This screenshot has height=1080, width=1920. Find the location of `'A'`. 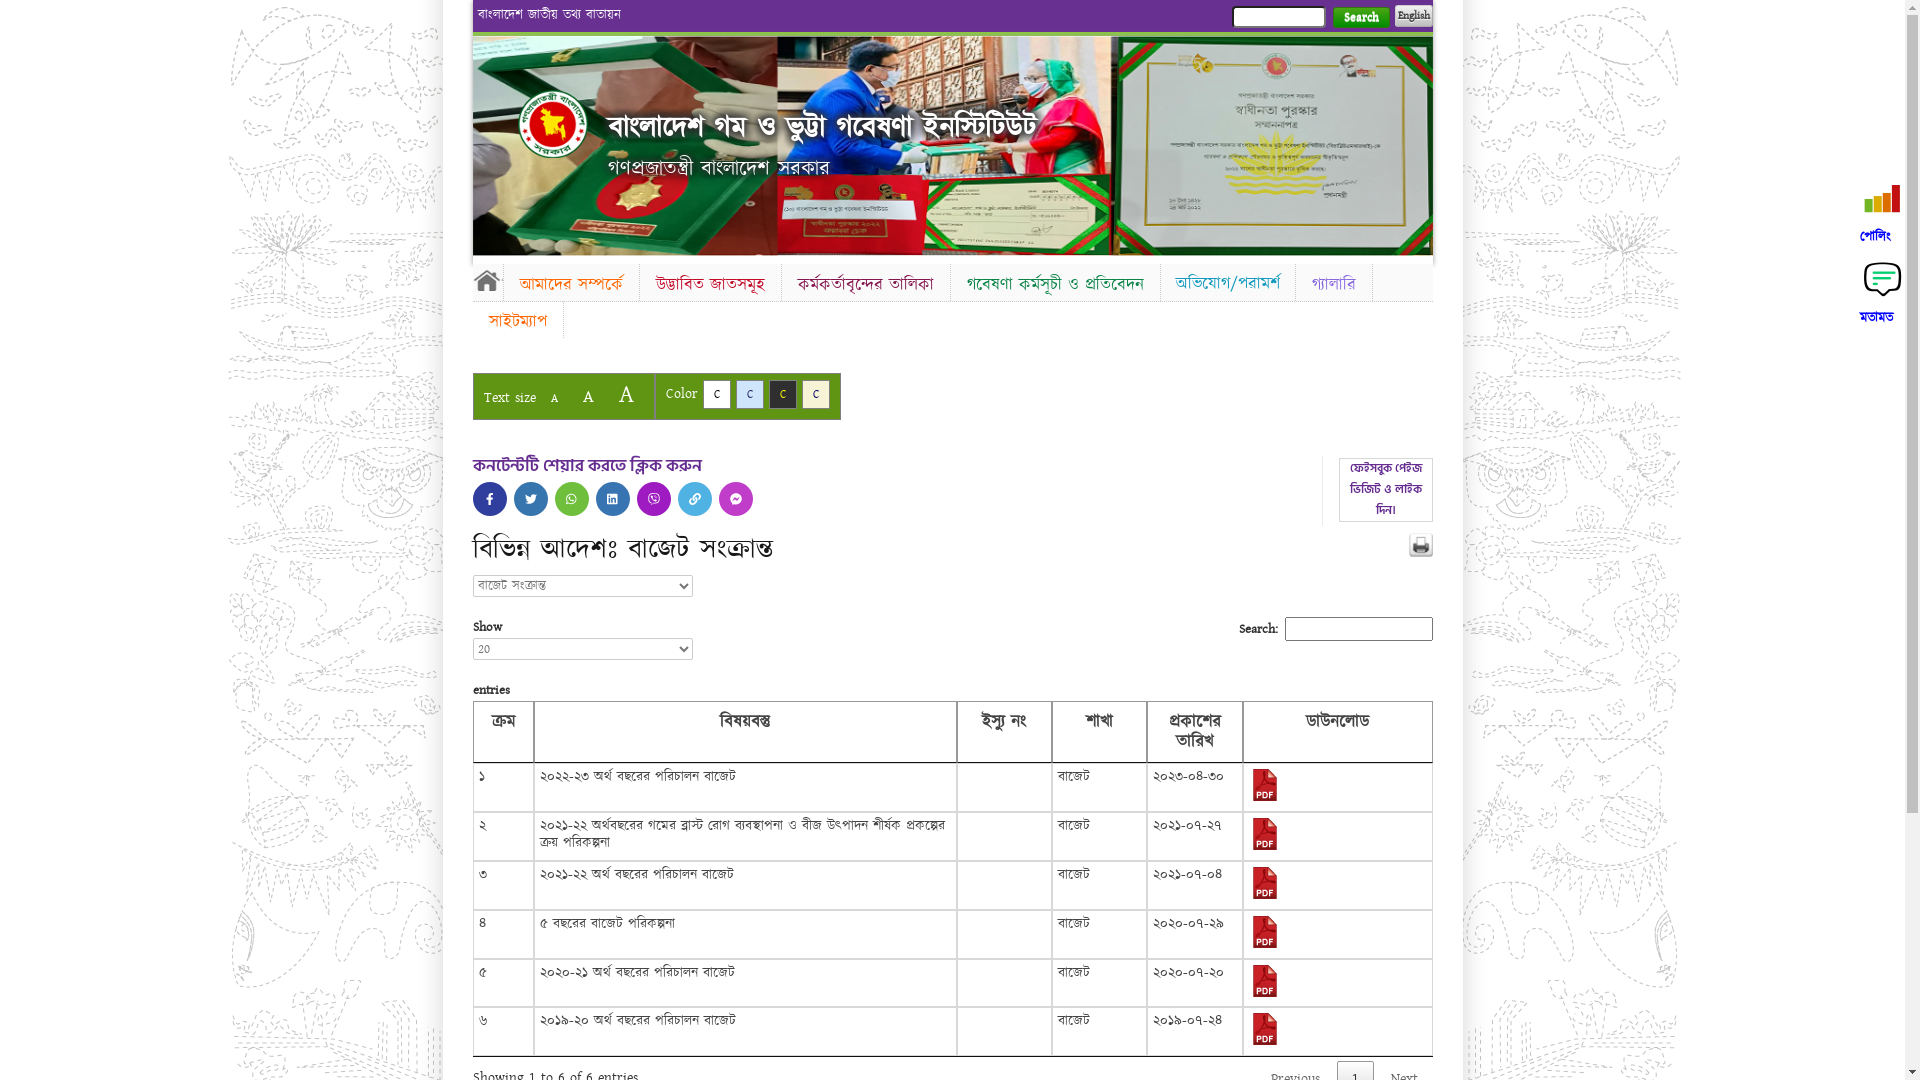

'A' is located at coordinates (553, 398).